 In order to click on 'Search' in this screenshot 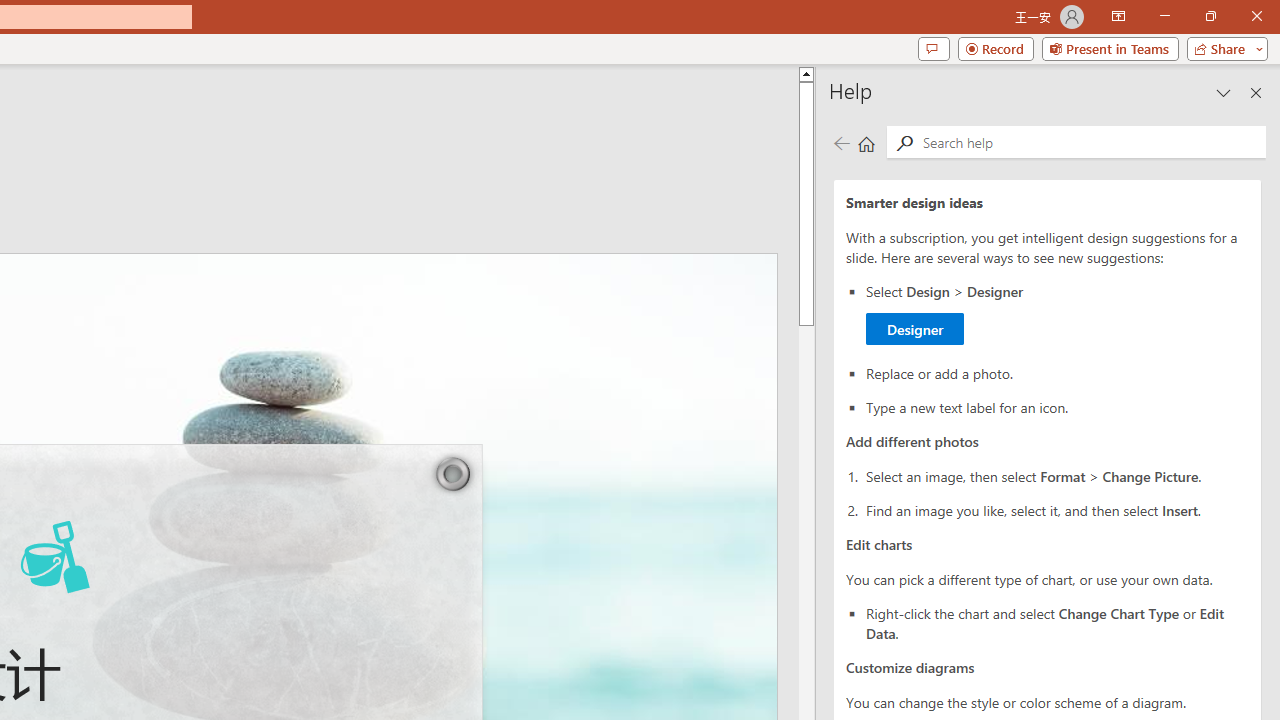, I will do `click(903, 142)`.